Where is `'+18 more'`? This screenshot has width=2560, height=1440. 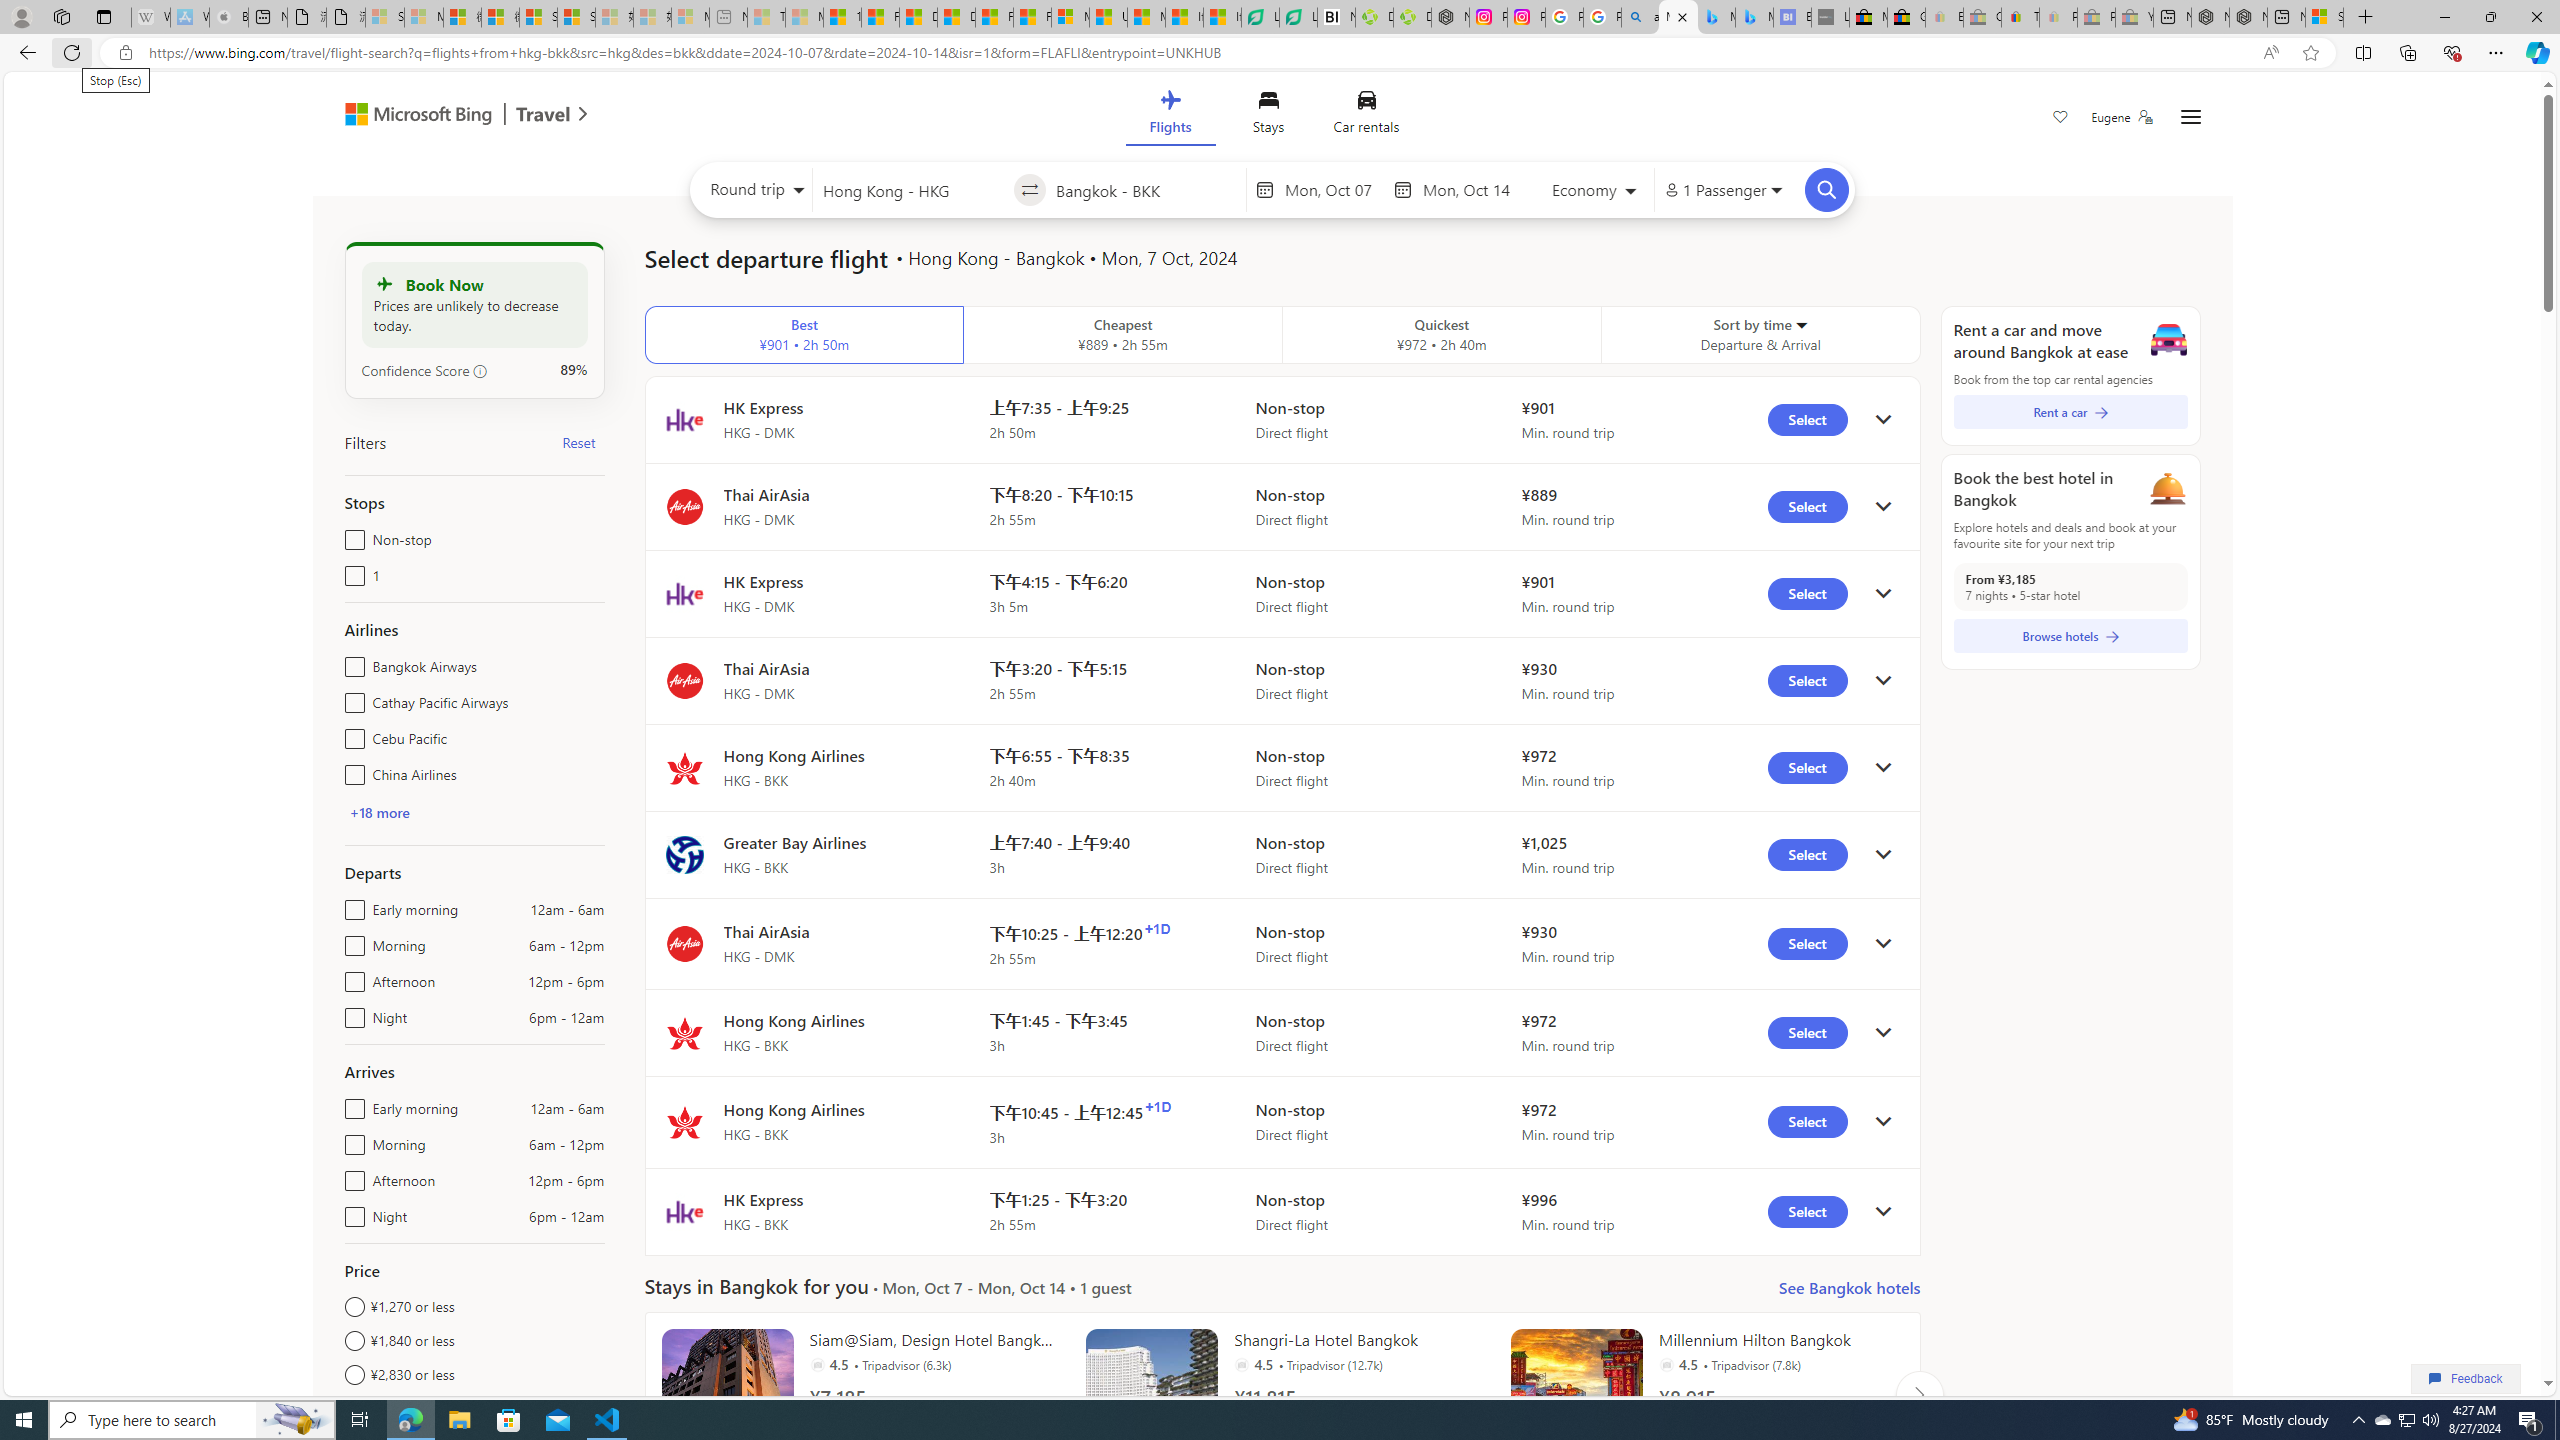 '+18 more' is located at coordinates (378, 811).